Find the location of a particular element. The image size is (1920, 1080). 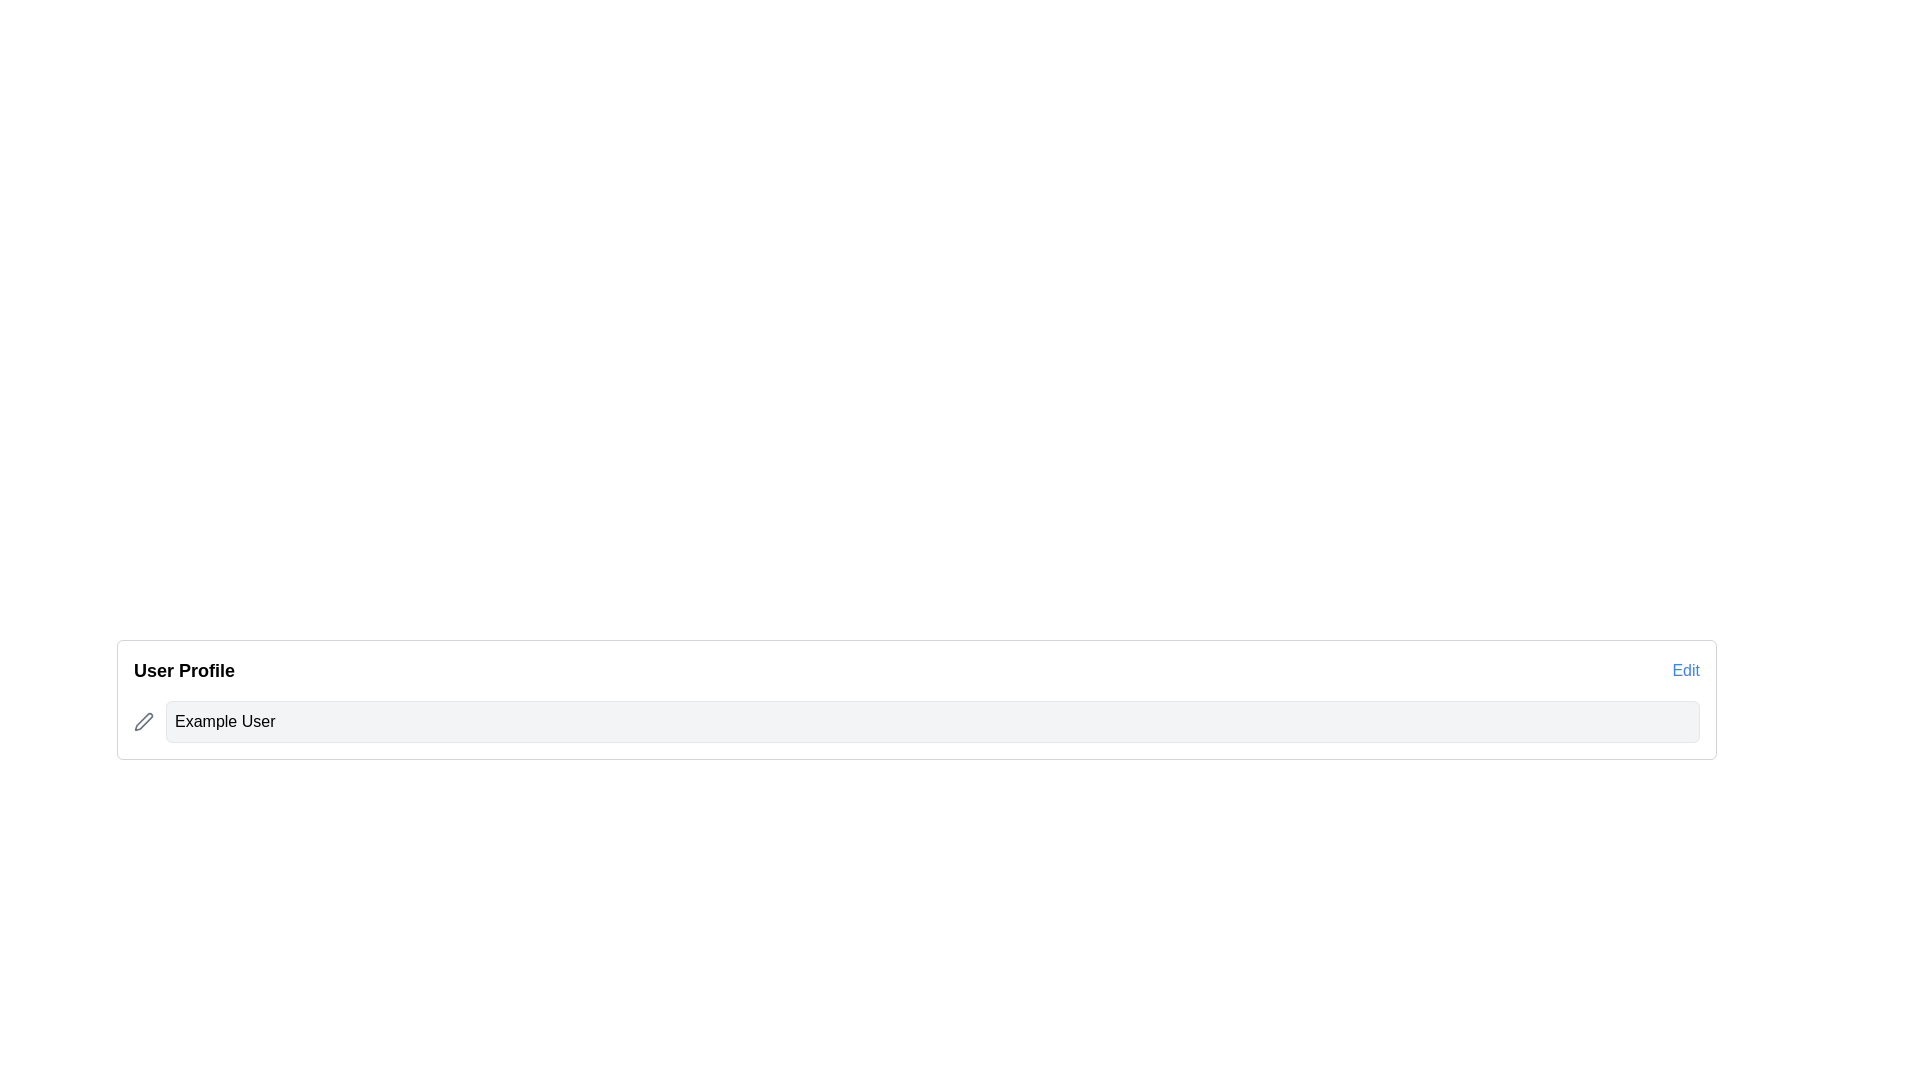

the pen icon located at the far left of the layout is located at coordinates (143, 721).